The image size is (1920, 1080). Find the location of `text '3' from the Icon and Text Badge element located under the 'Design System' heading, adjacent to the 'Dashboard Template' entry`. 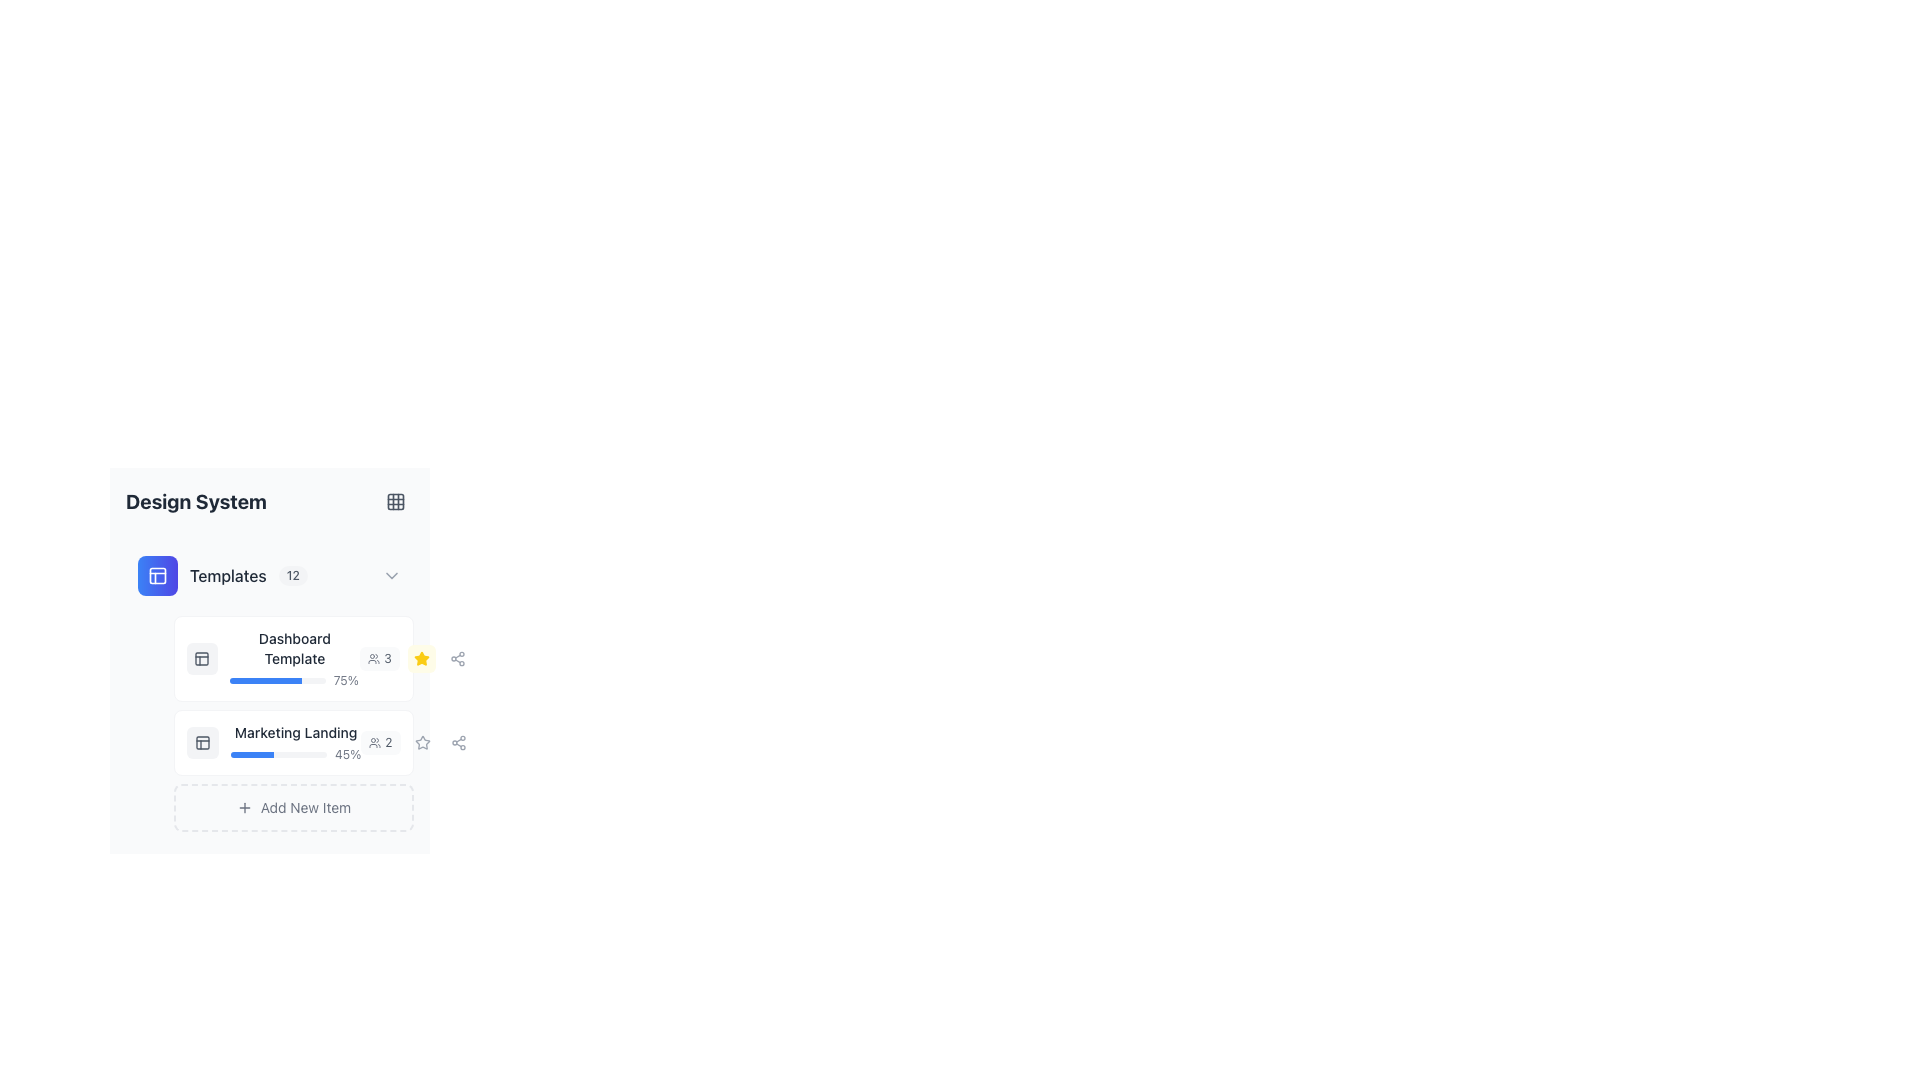

text '3' from the Icon and Text Badge element located under the 'Design System' heading, adjacent to the 'Dashboard Template' entry is located at coordinates (379, 659).